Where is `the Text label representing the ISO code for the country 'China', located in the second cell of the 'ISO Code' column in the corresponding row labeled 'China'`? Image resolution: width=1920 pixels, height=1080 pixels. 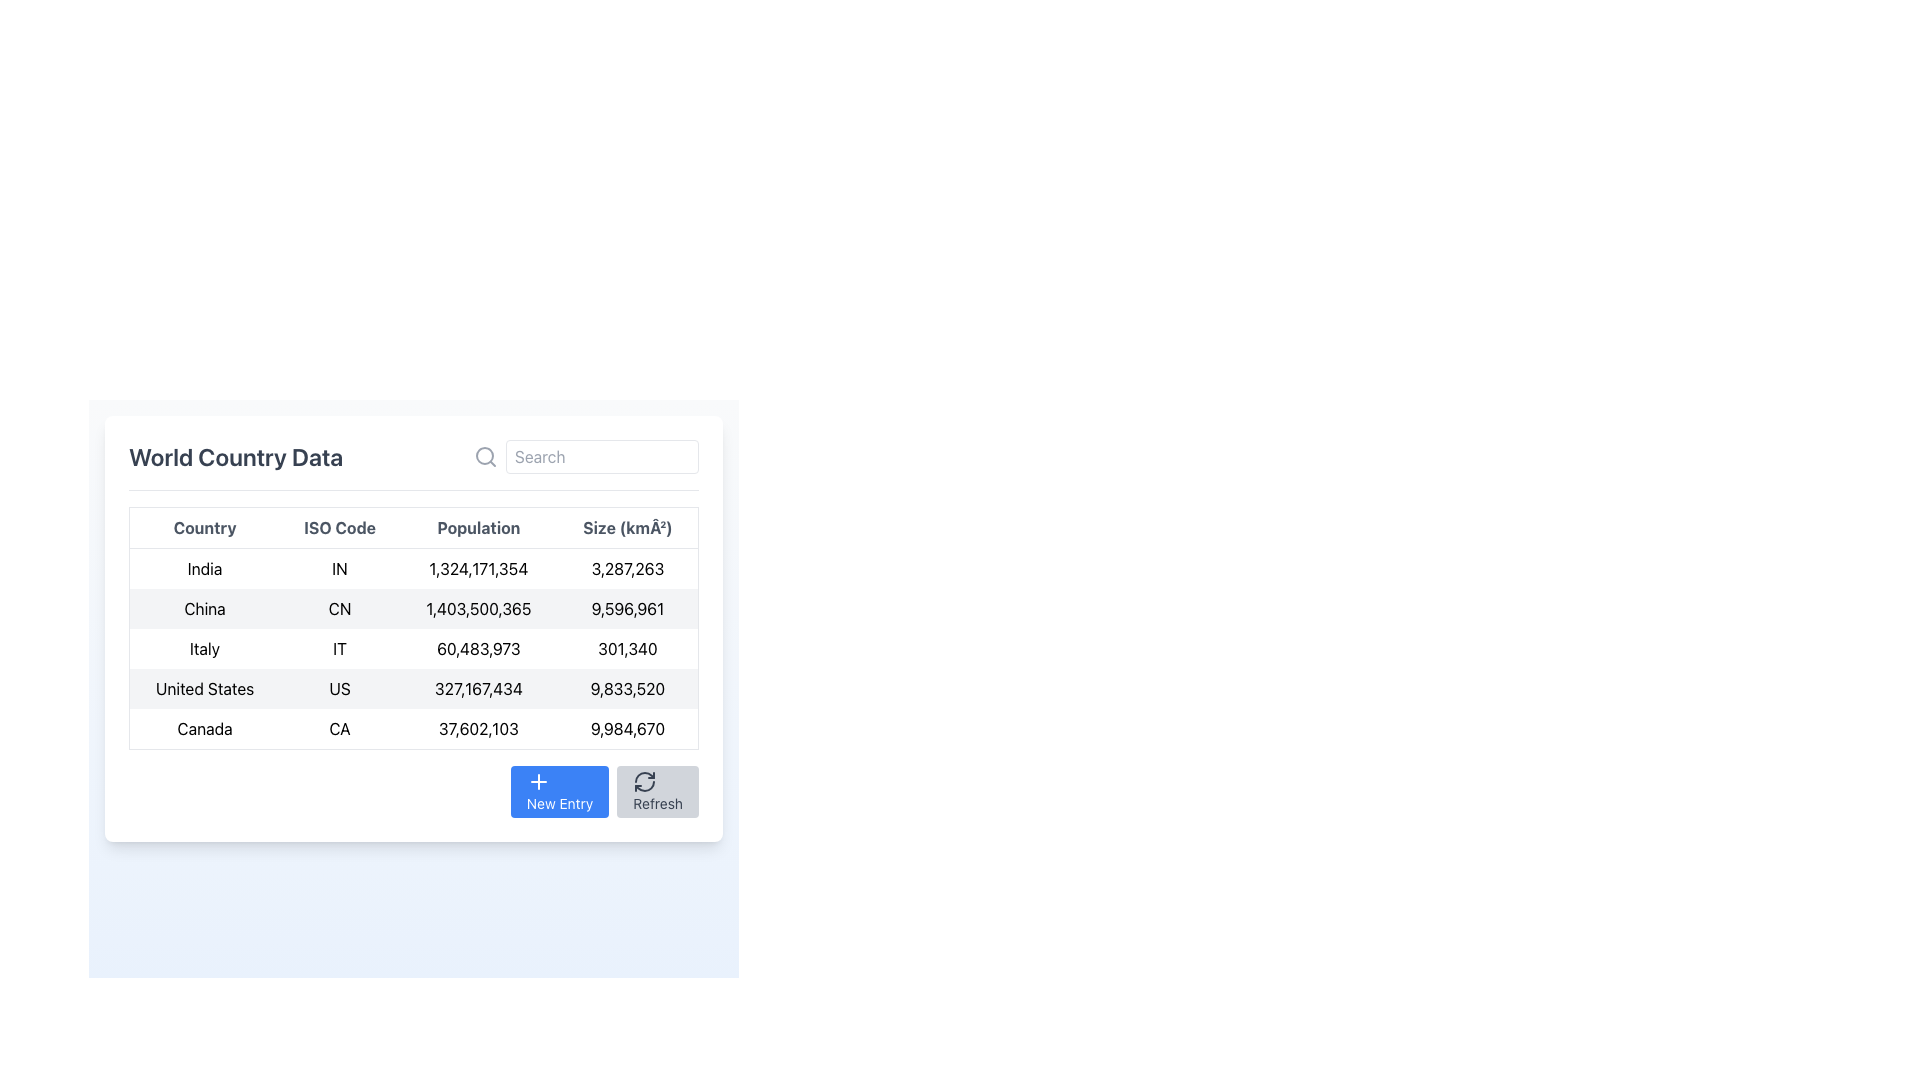
the Text label representing the ISO code for the country 'China', located in the second cell of the 'ISO Code' column in the corresponding row labeled 'China' is located at coordinates (340, 608).